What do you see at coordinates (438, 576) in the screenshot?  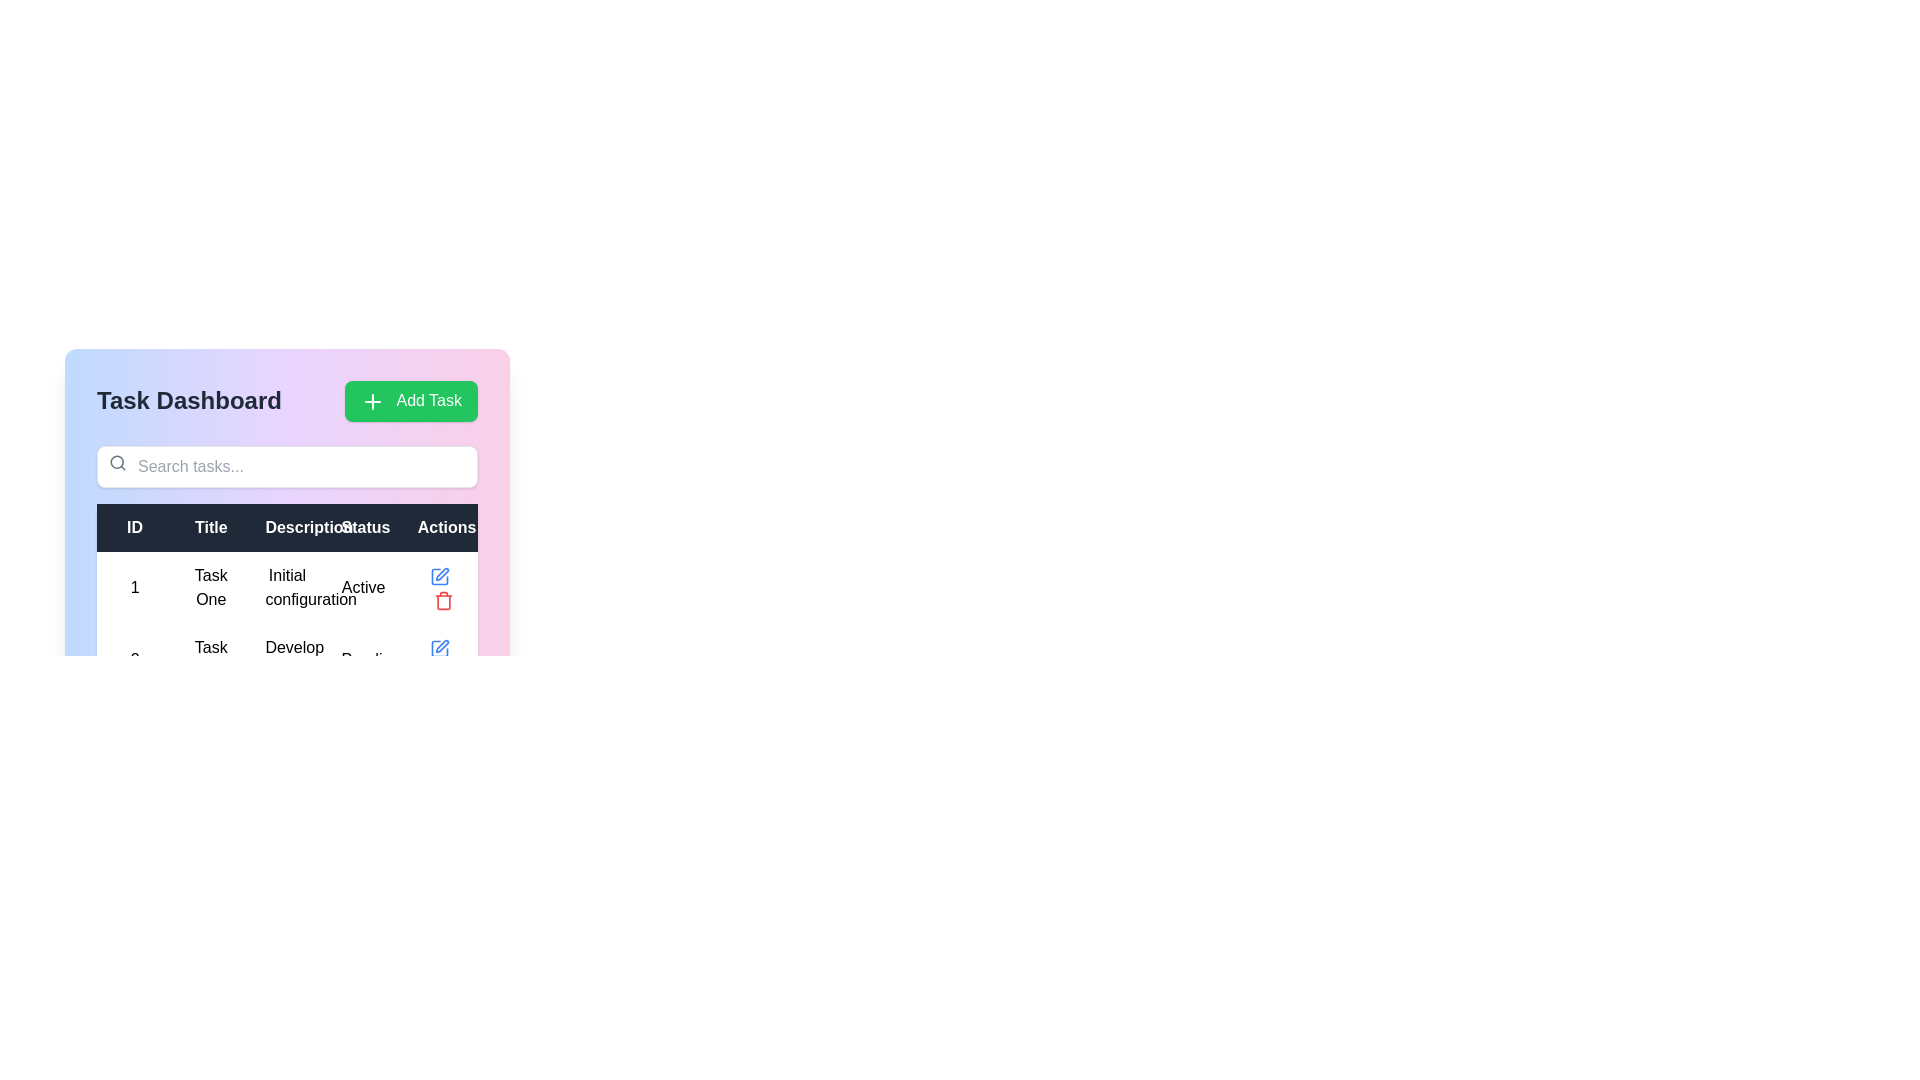 I see `the edit button located in the 'Actions' column of the first row of the task table, which is the leftmost action icon` at bounding box center [438, 576].